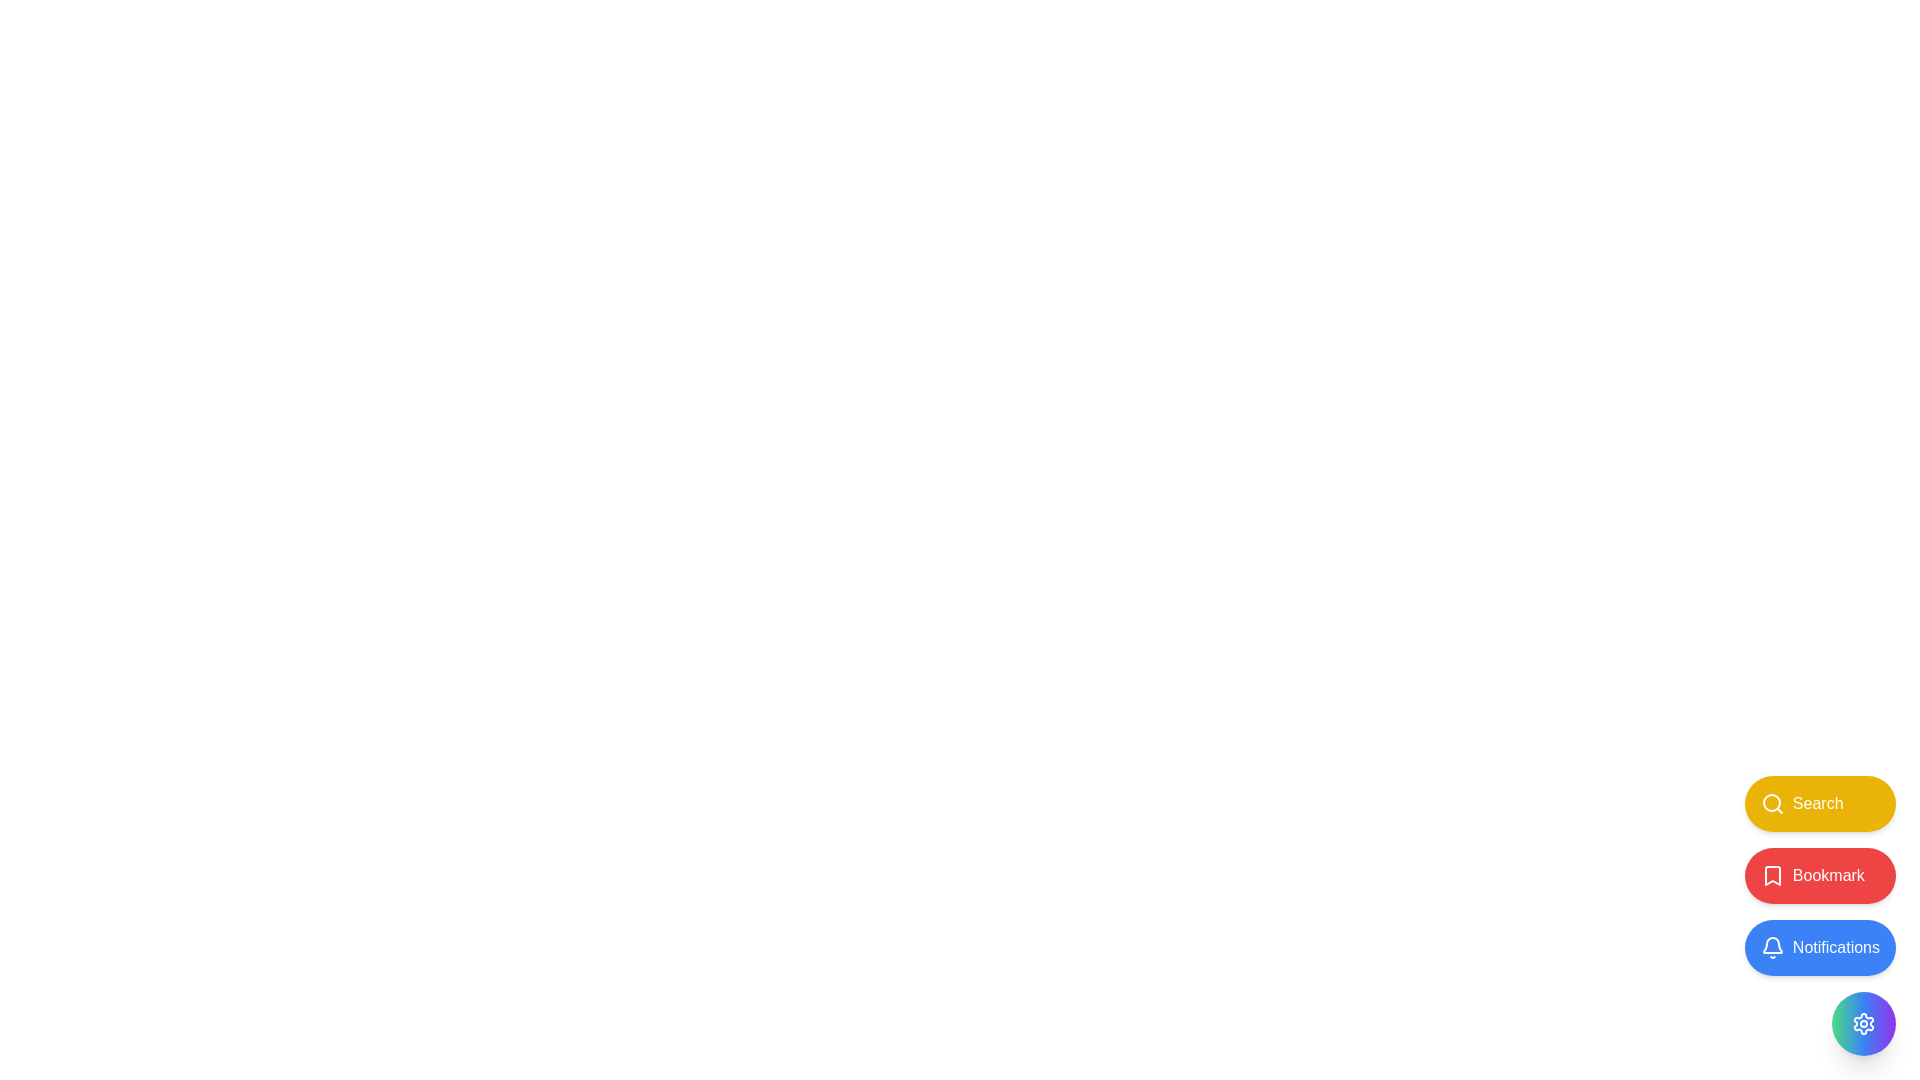 This screenshot has width=1920, height=1080. What do you see at coordinates (1862, 1023) in the screenshot?
I see `the Settings icon, which is a gear-shaped vector graphic located in a round button at the bottom-right corner of the interface` at bounding box center [1862, 1023].